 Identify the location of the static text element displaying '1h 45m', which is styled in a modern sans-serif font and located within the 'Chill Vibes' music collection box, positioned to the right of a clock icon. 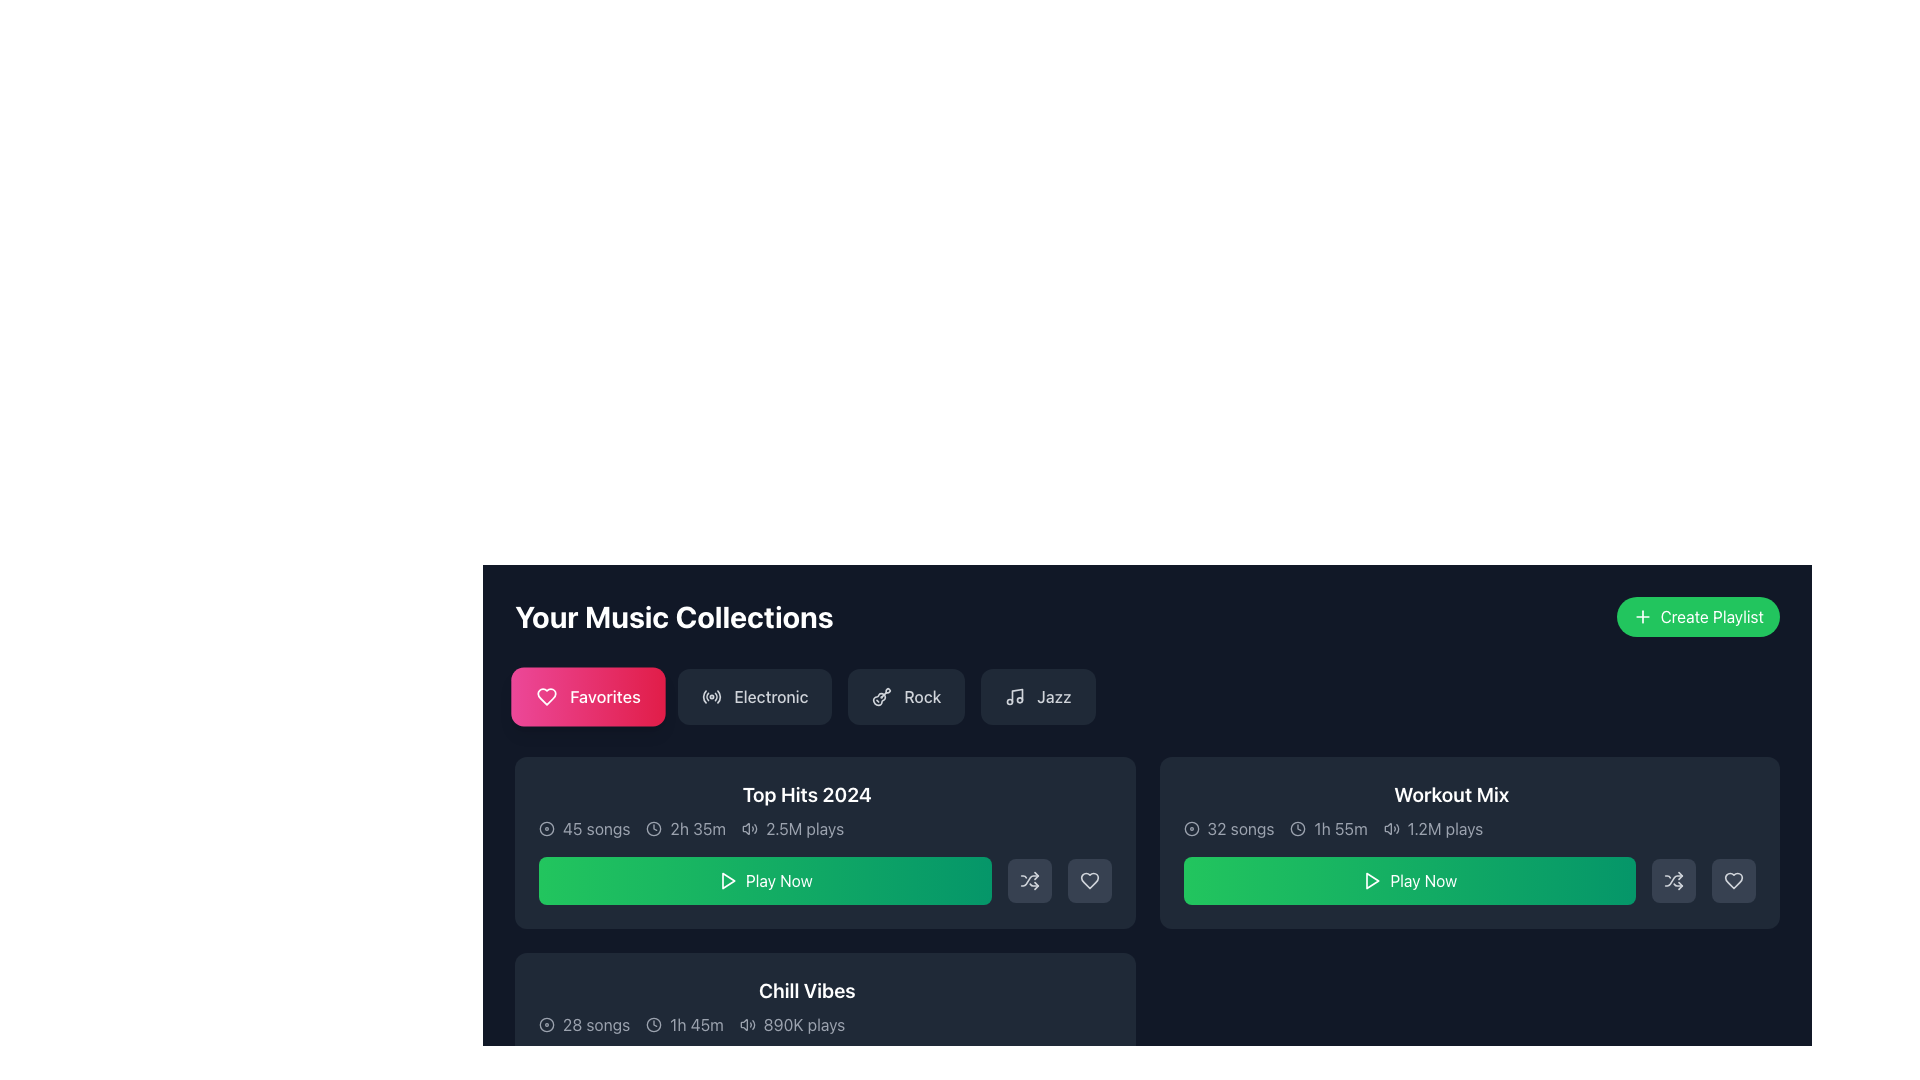
(696, 1025).